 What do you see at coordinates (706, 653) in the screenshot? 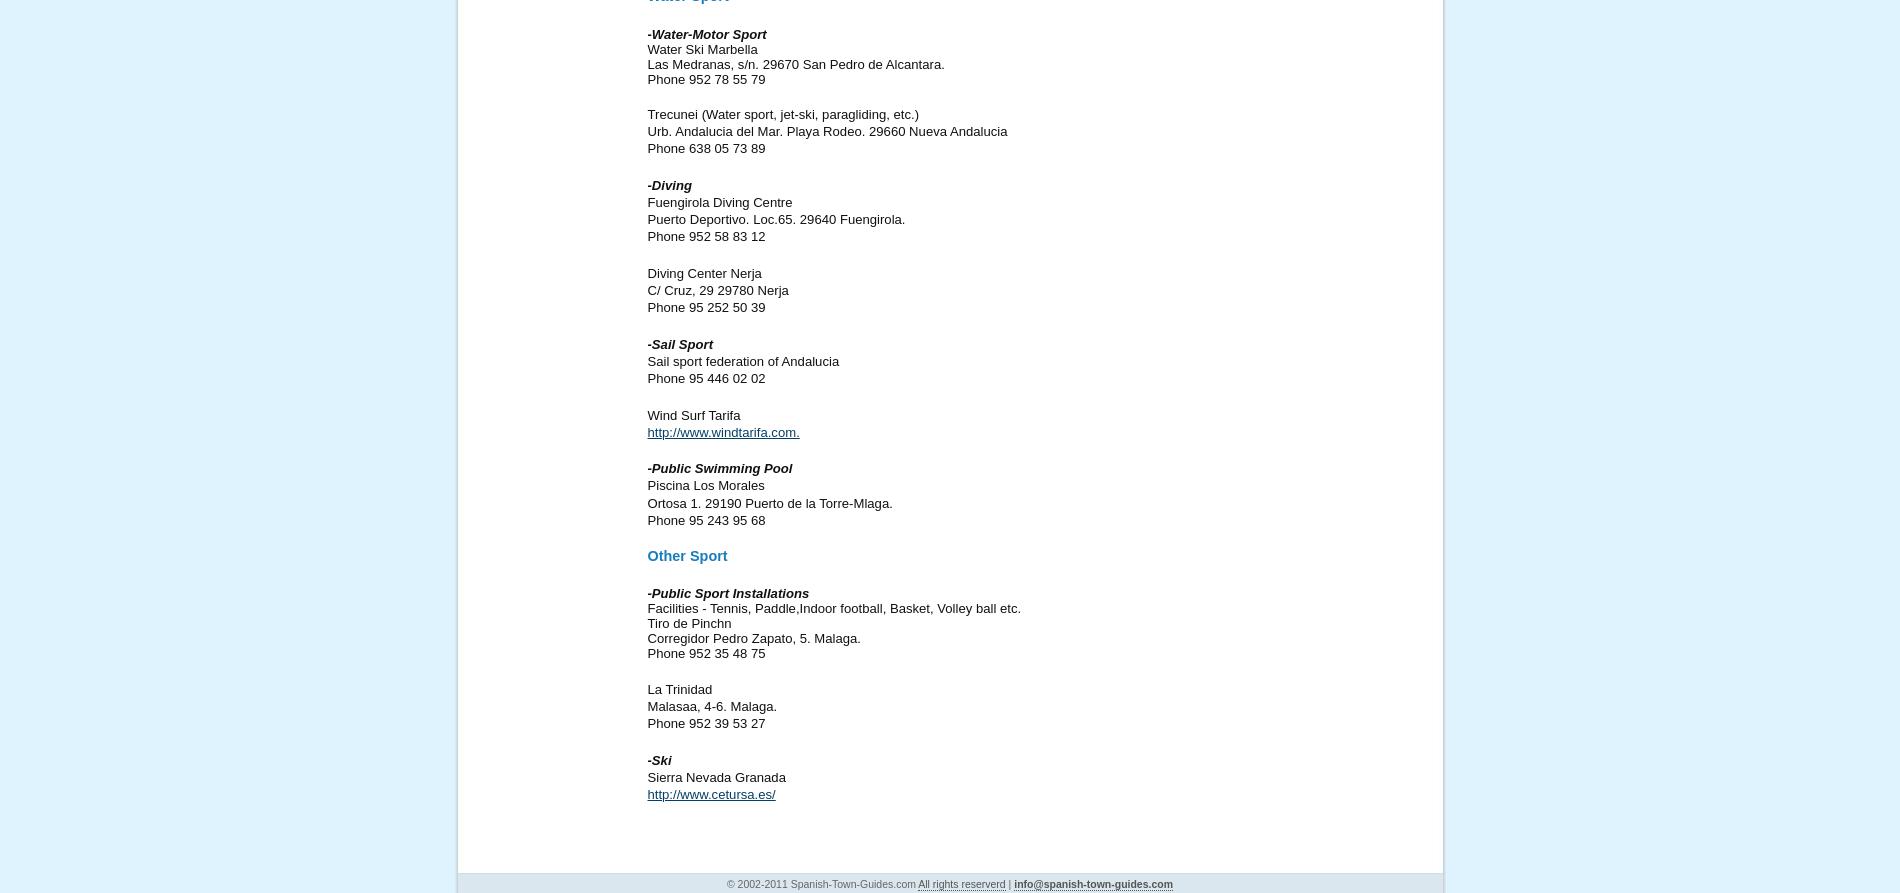
I see `'Phone 952 35 48 75'` at bounding box center [706, 653].